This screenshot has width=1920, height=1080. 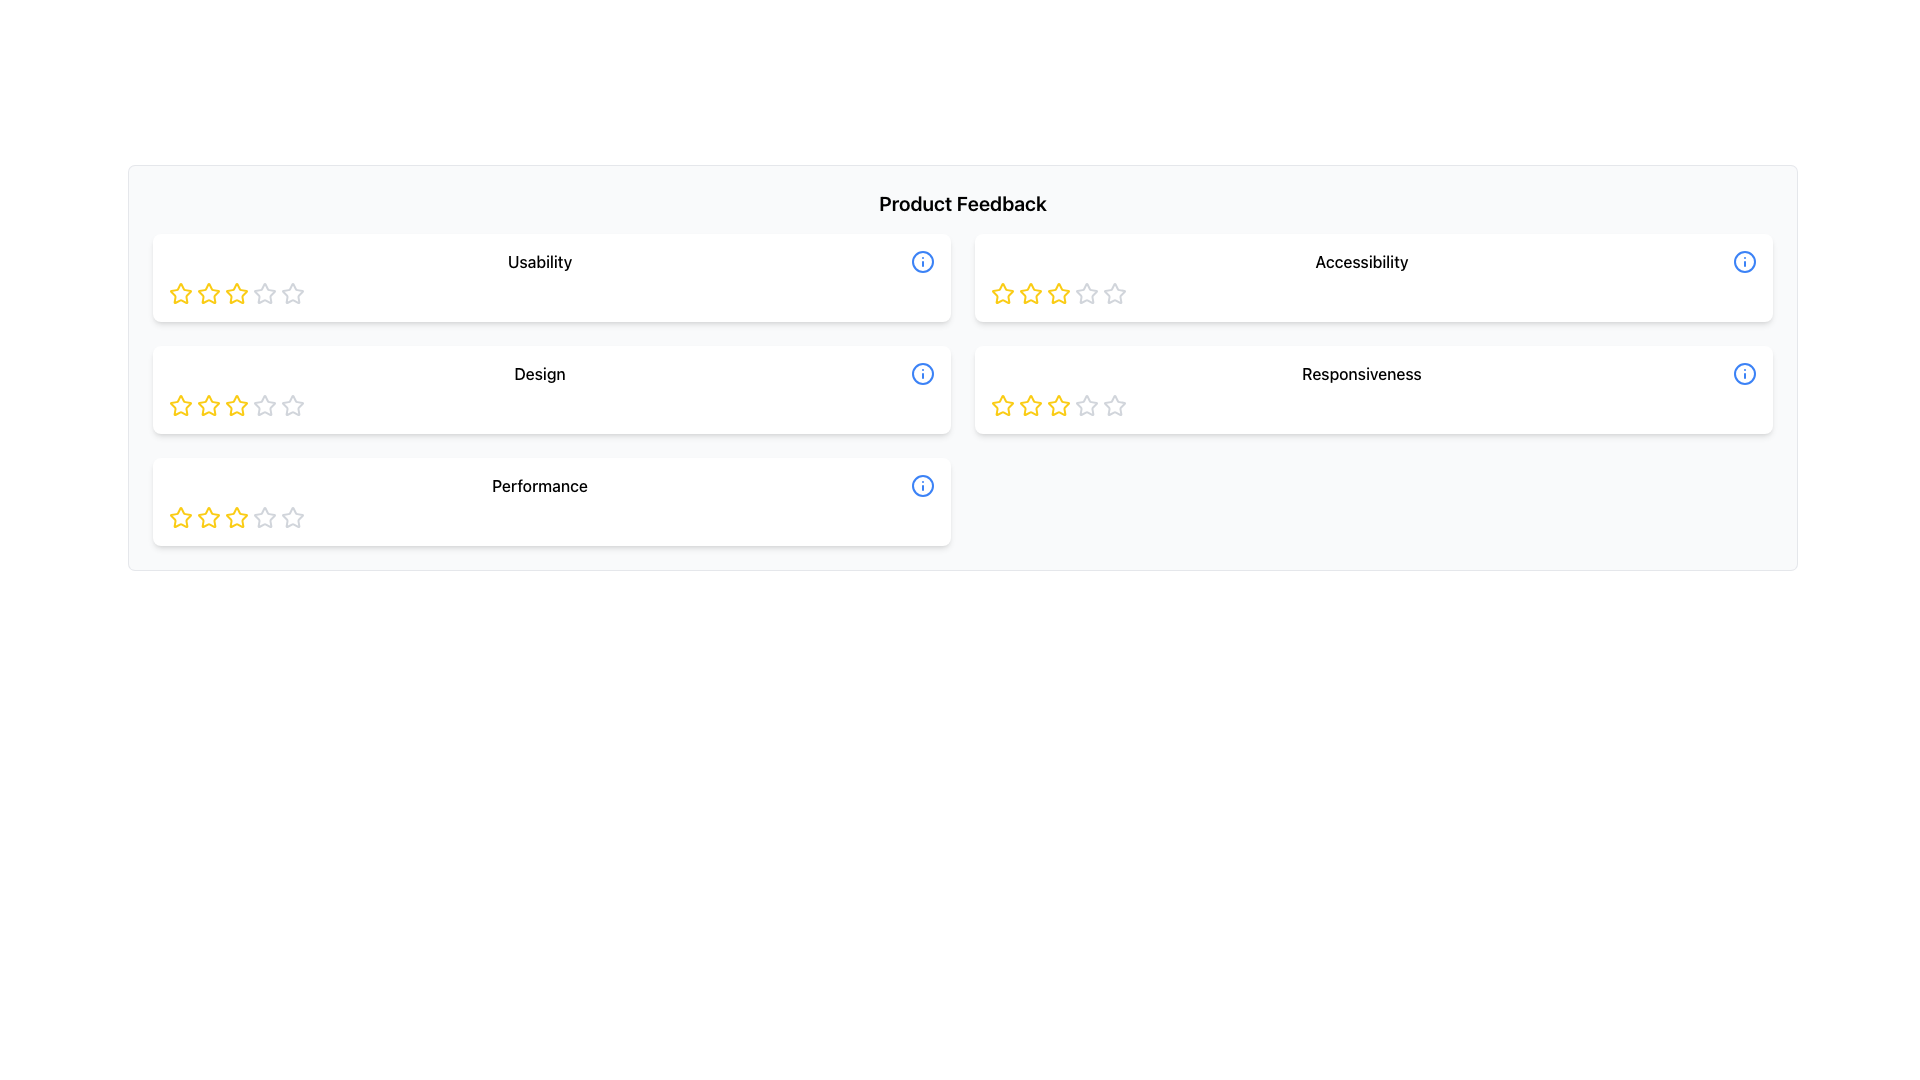 What do you see at coordinates (236, 293) in the screenshot?
I see `the second rating star button in the 'Usability' rating row of the 'Product Feedback' section` at bounding box center [236, 293].